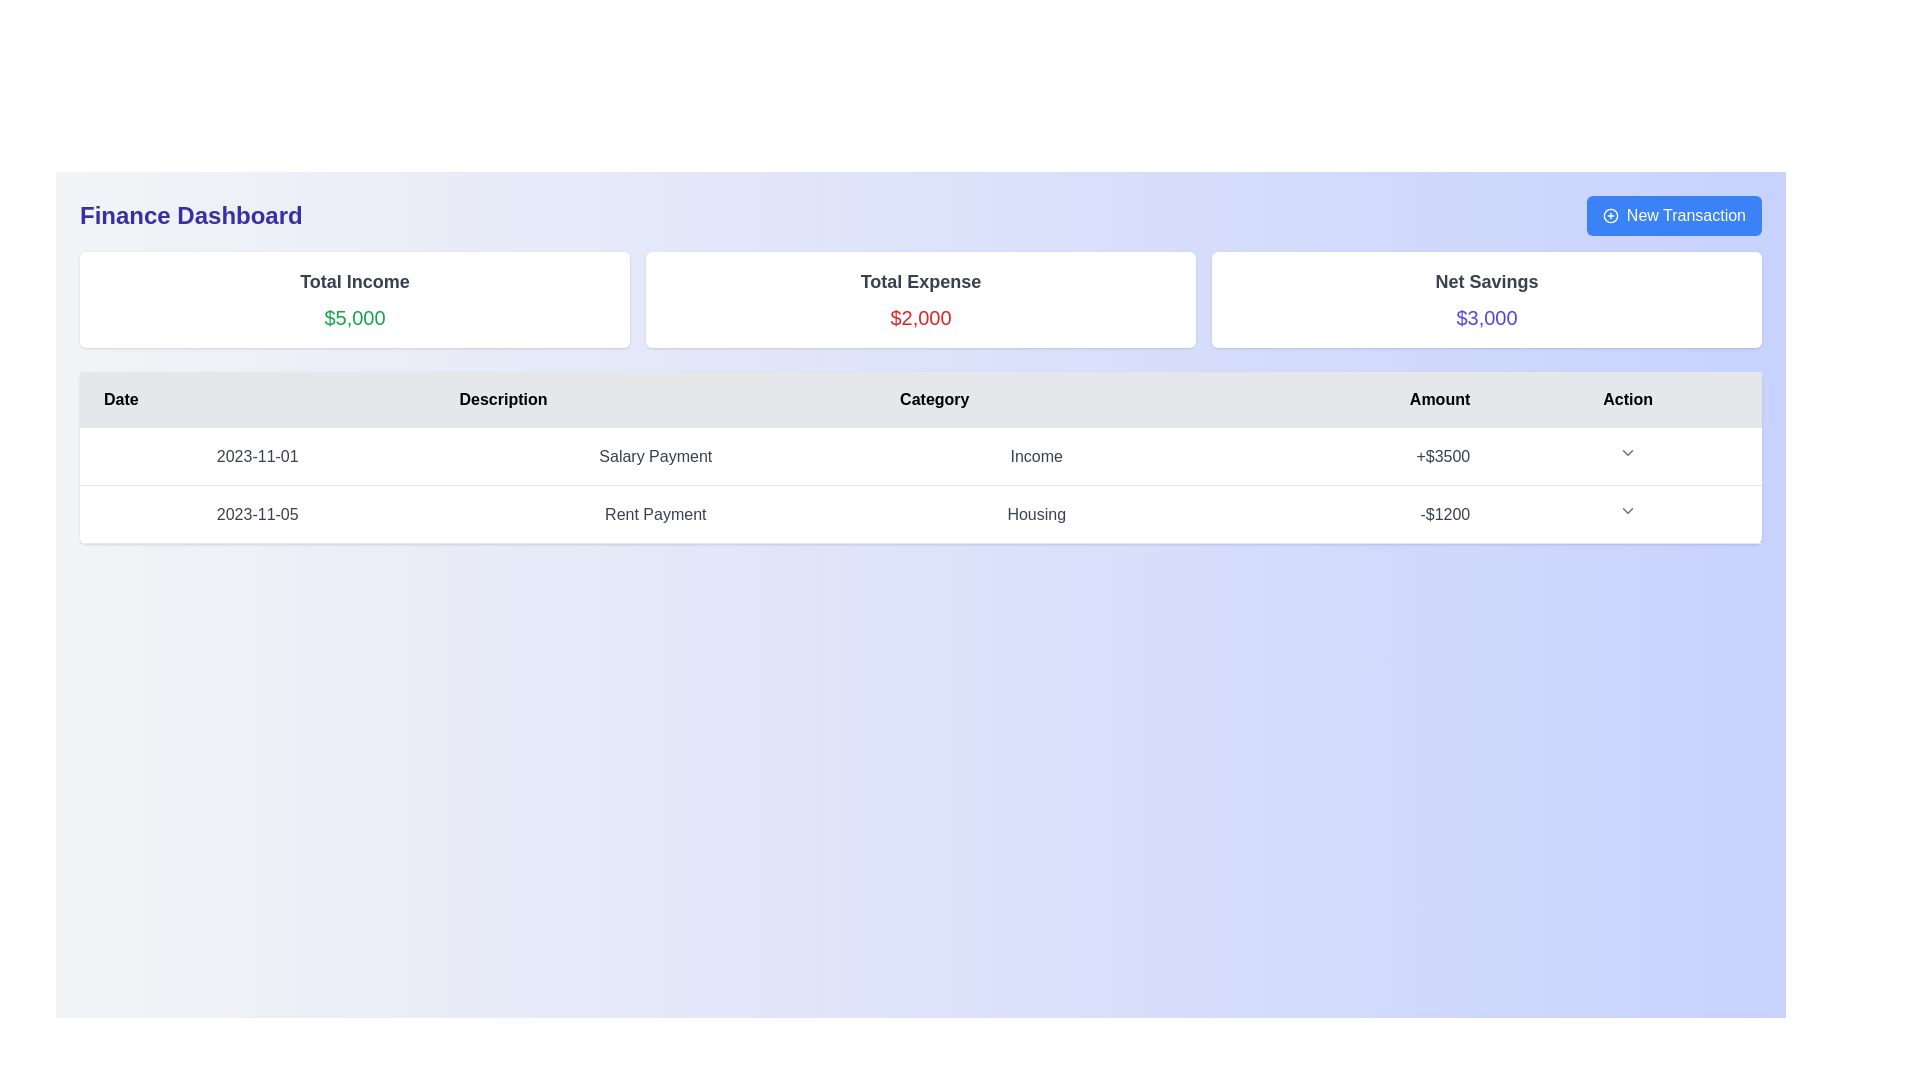 This screenshot has height=1080, width=1920. What do you see at coordinates (655, 456) in the screenshot?
I see `the 'Salary Payment' text label in the Description column of the financial table` at bounding box center [655, 456].